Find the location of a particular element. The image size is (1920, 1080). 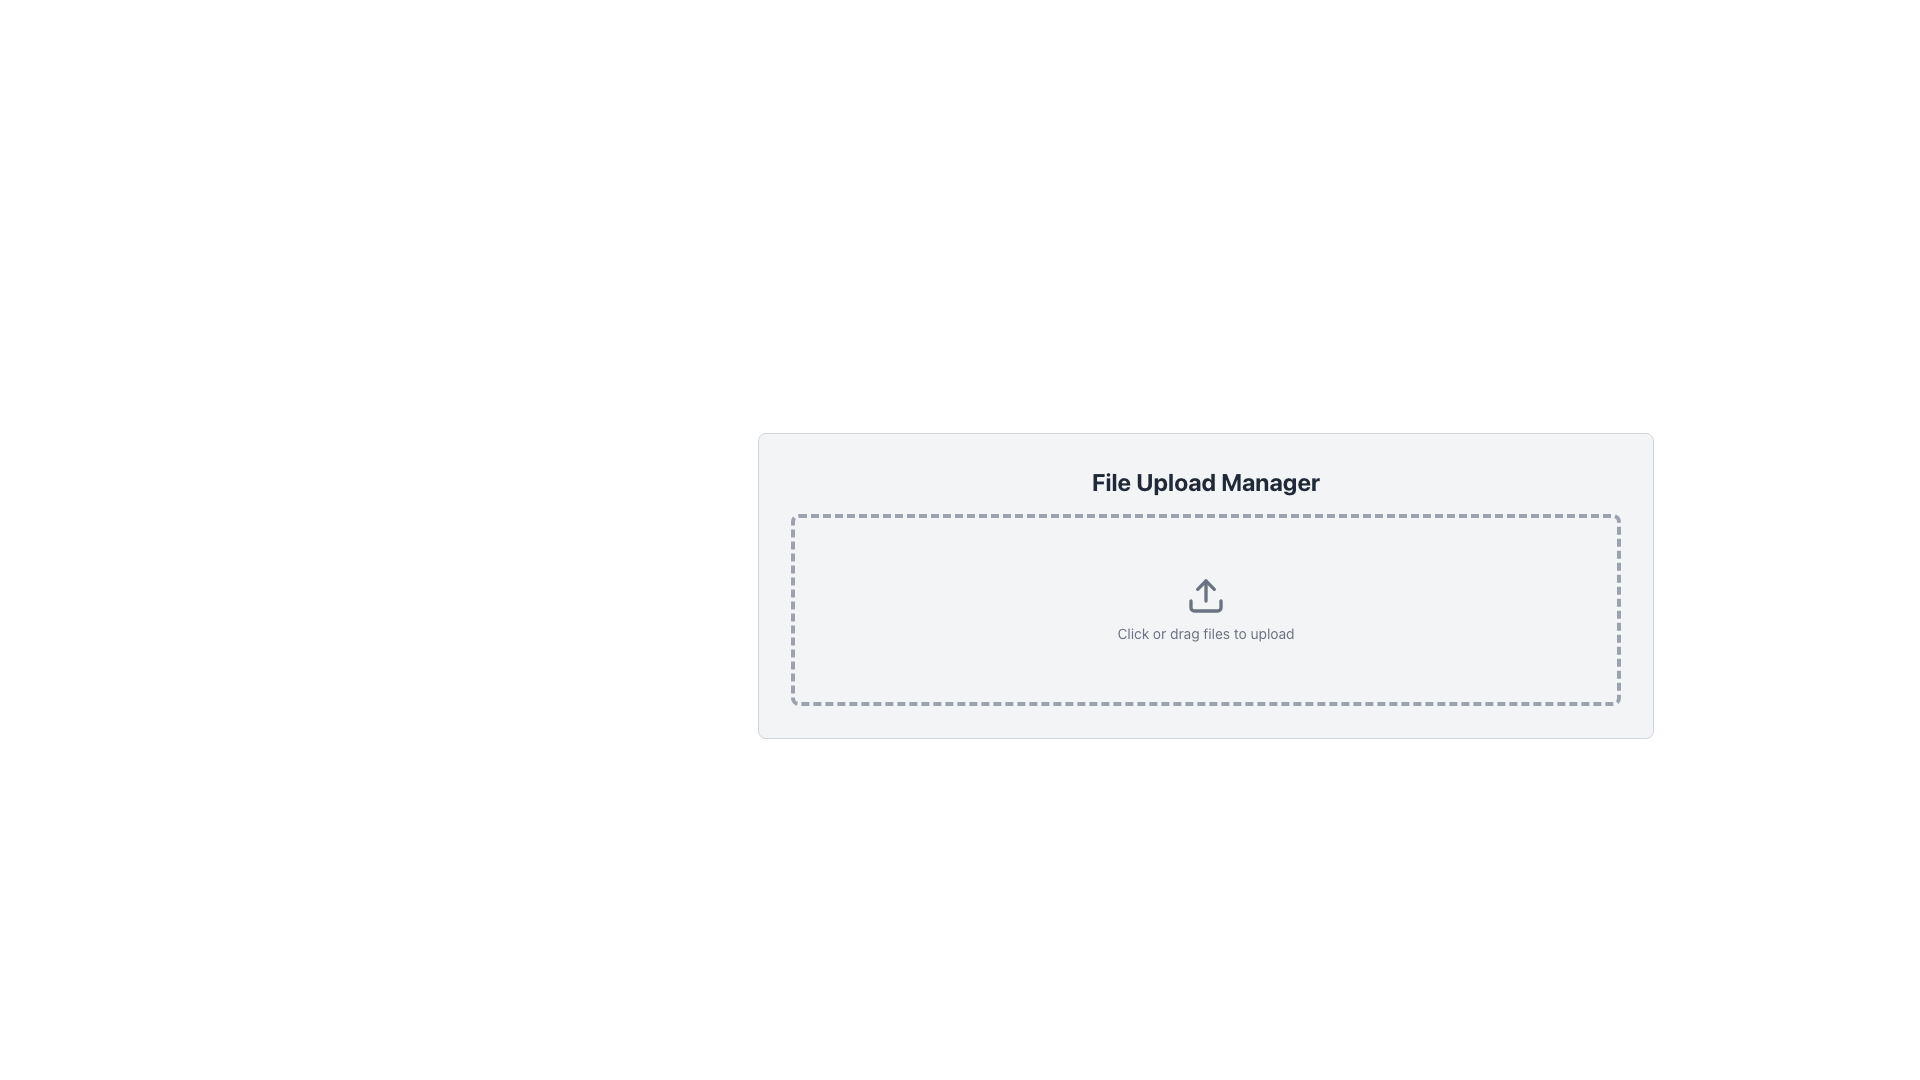

the horizontal line with rounded corners that serves as the base of the file upload icon is located at coordinates (1204, 604).